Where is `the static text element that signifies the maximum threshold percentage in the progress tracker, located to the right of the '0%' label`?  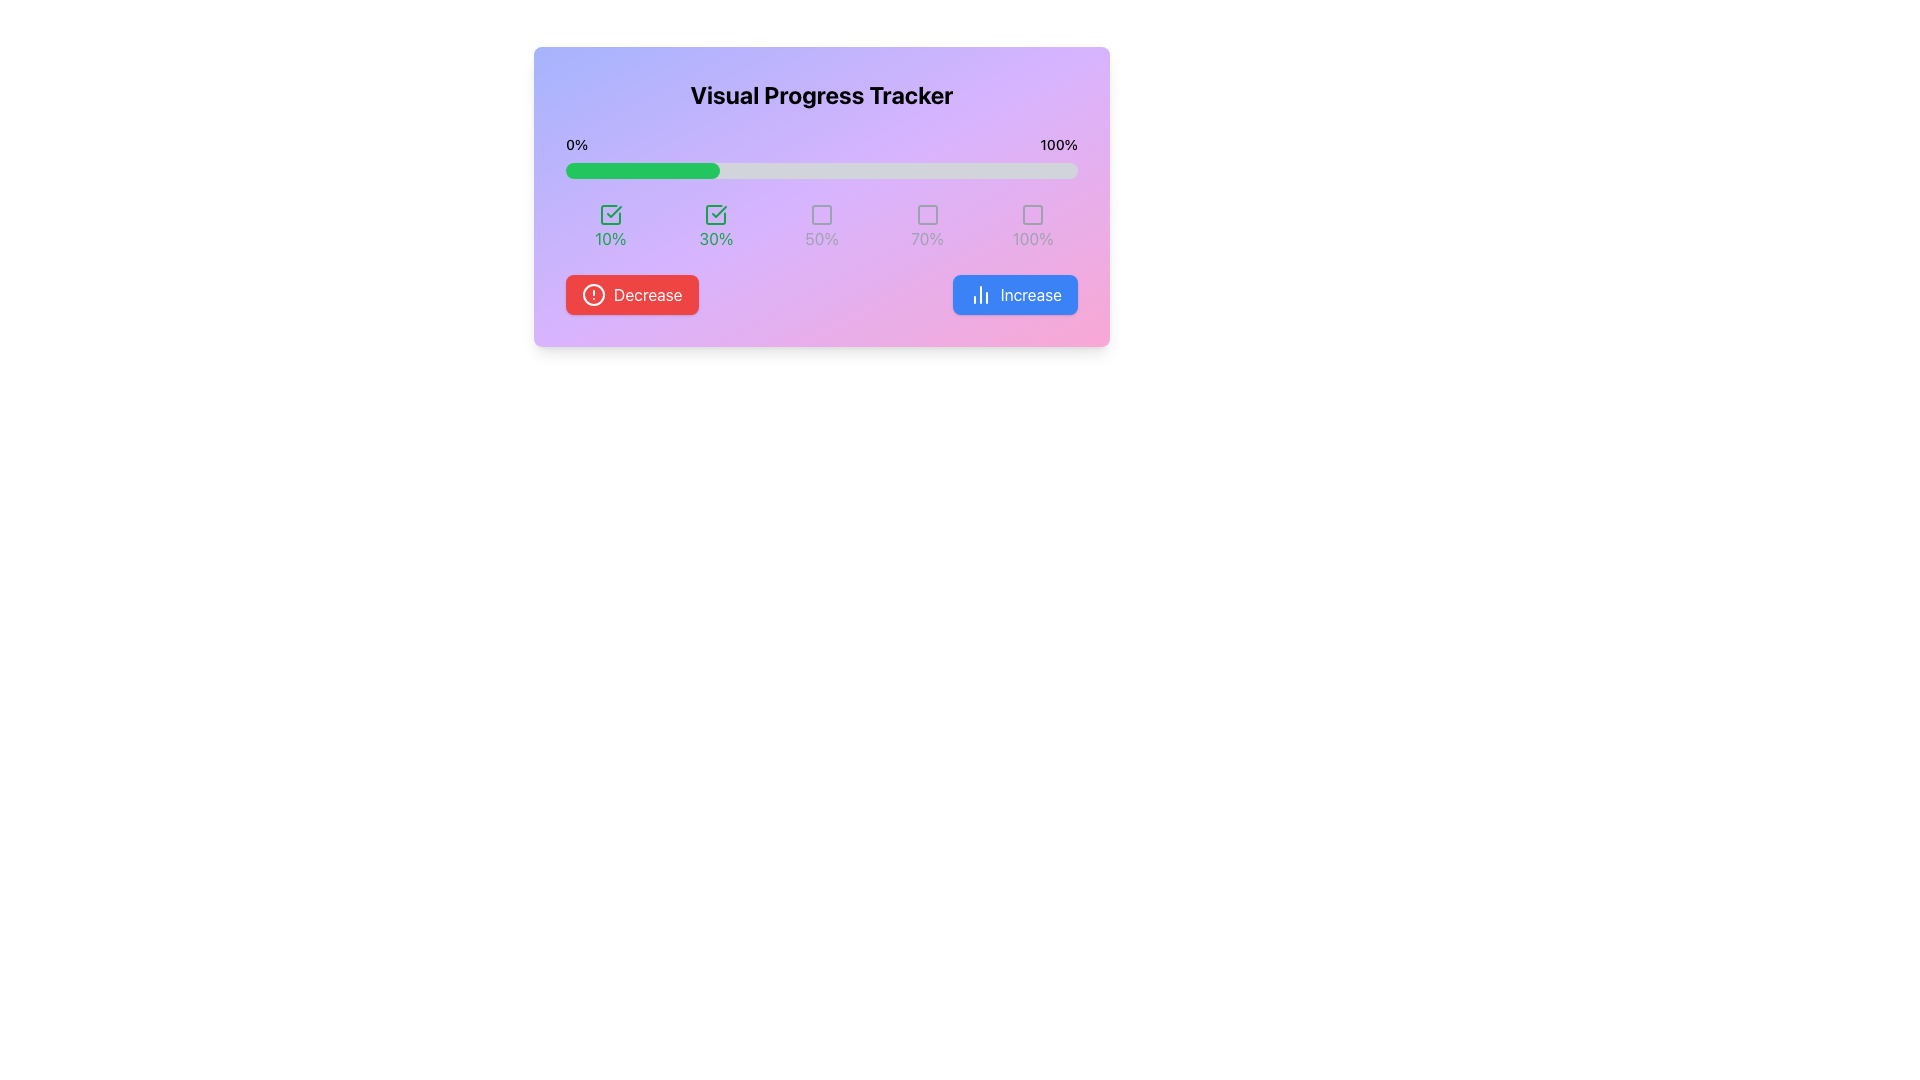
the static text element that signifies the maximum threshold percentage in the progress tracker, located to the right of the '0%' label is located at coordinates (1058, 144).